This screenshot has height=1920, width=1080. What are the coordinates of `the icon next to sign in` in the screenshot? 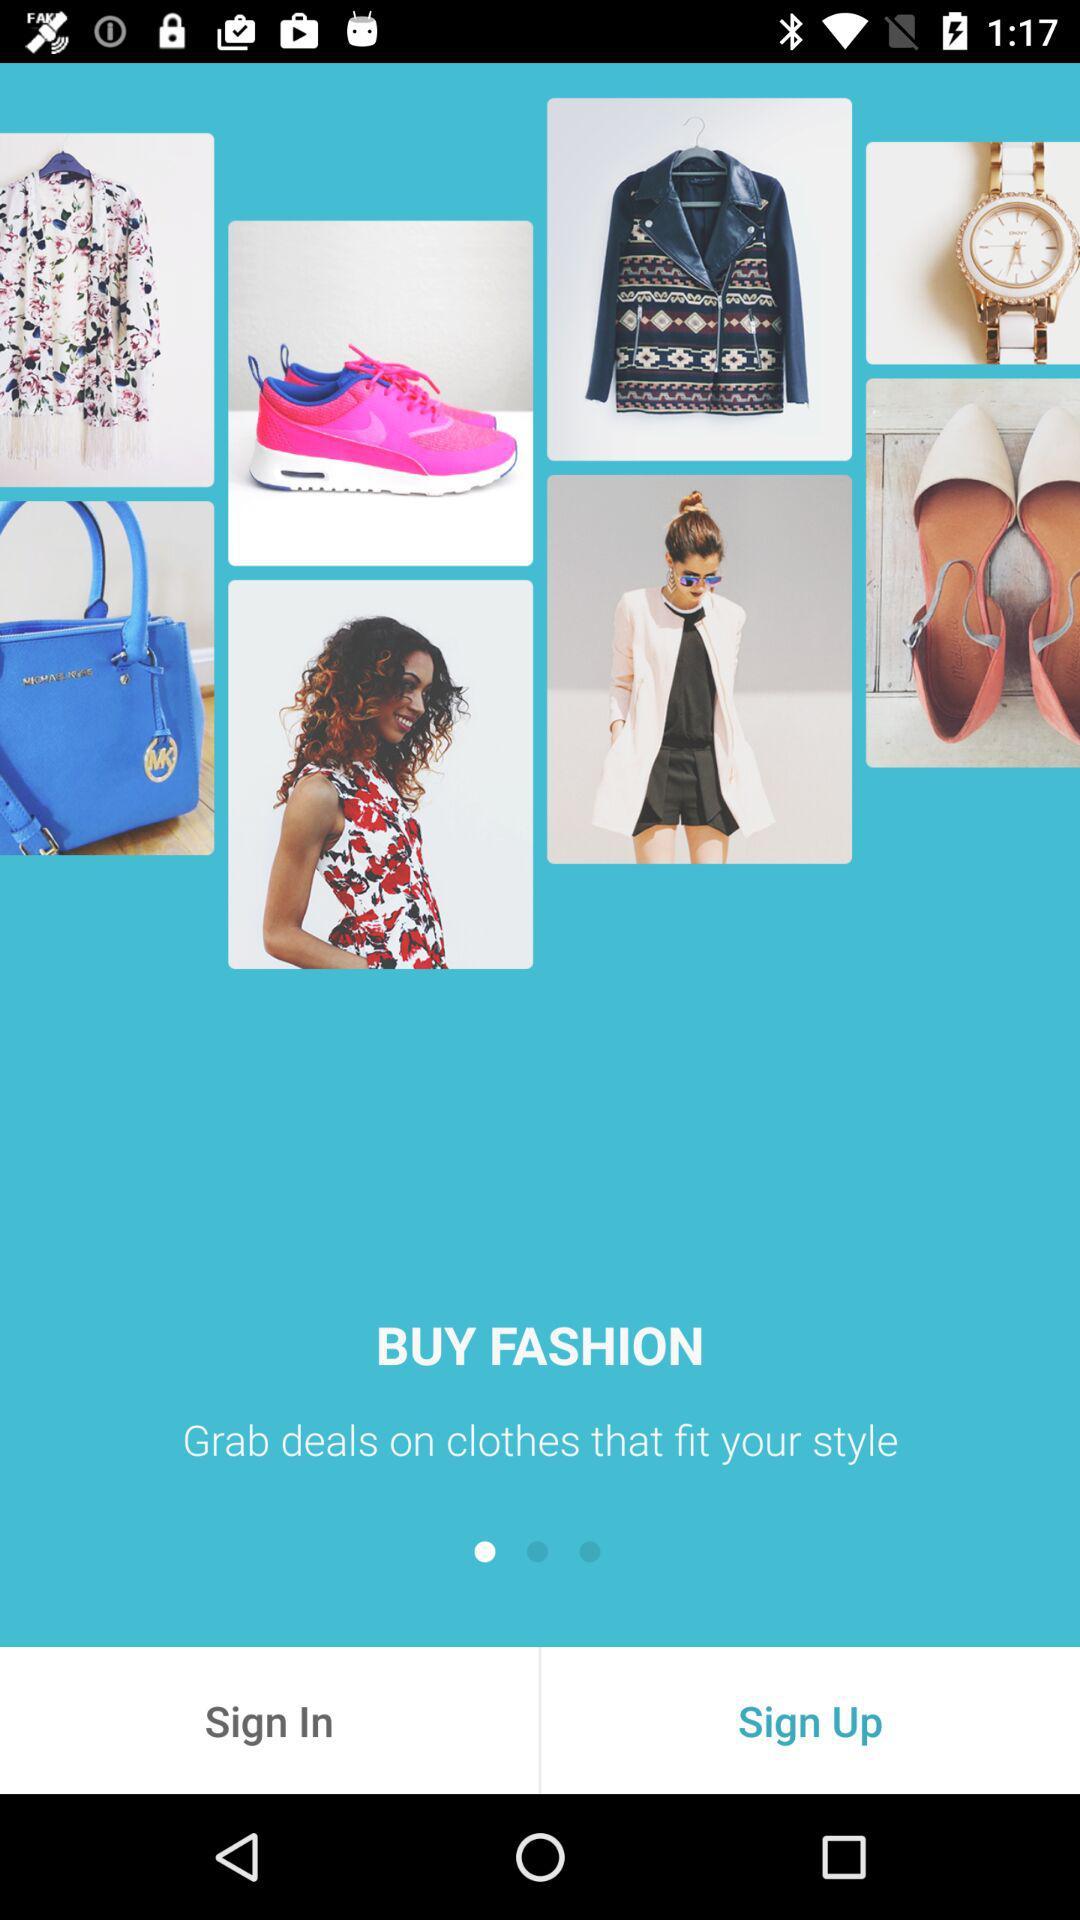 It's located at (810, 1719).